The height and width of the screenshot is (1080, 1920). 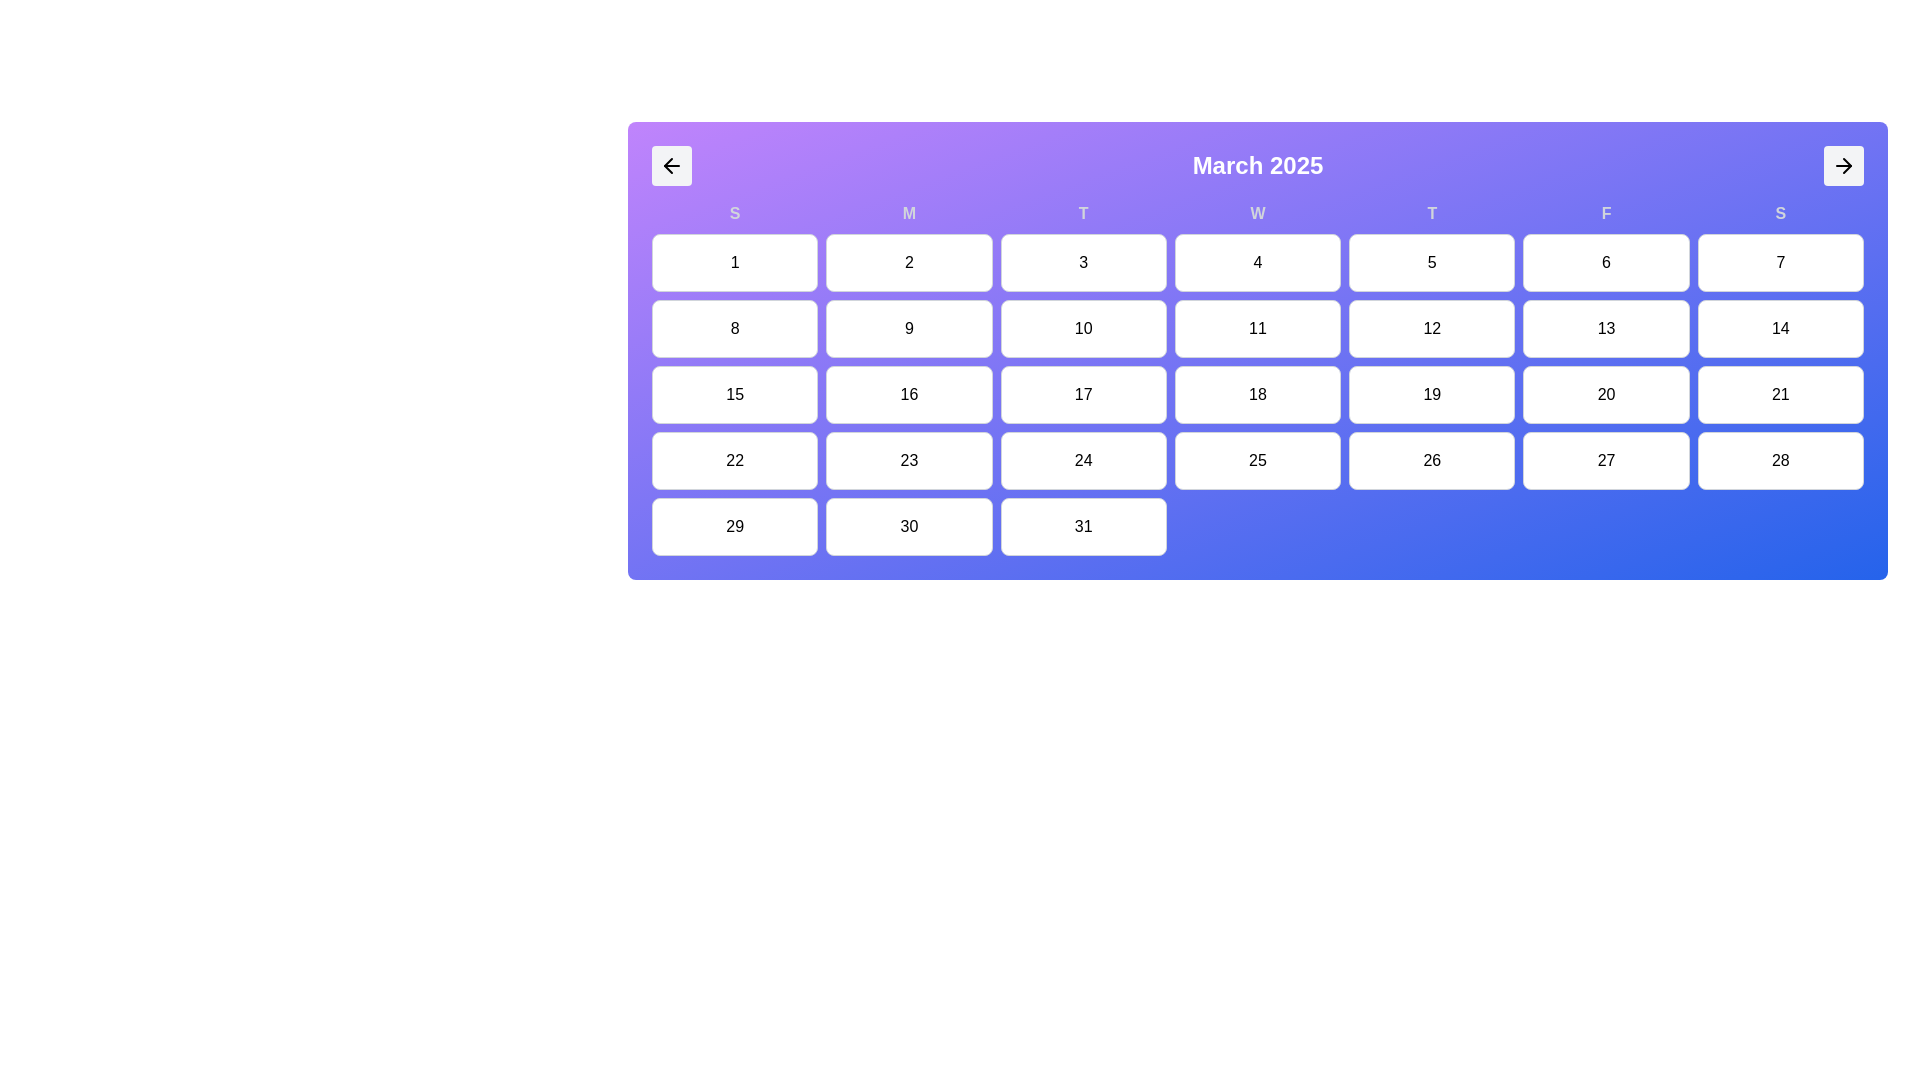 I want to click on the calendar day cell representing the 31st day of the month, located in the bottom row under the Thursday column, so click(x=1082, y=526).